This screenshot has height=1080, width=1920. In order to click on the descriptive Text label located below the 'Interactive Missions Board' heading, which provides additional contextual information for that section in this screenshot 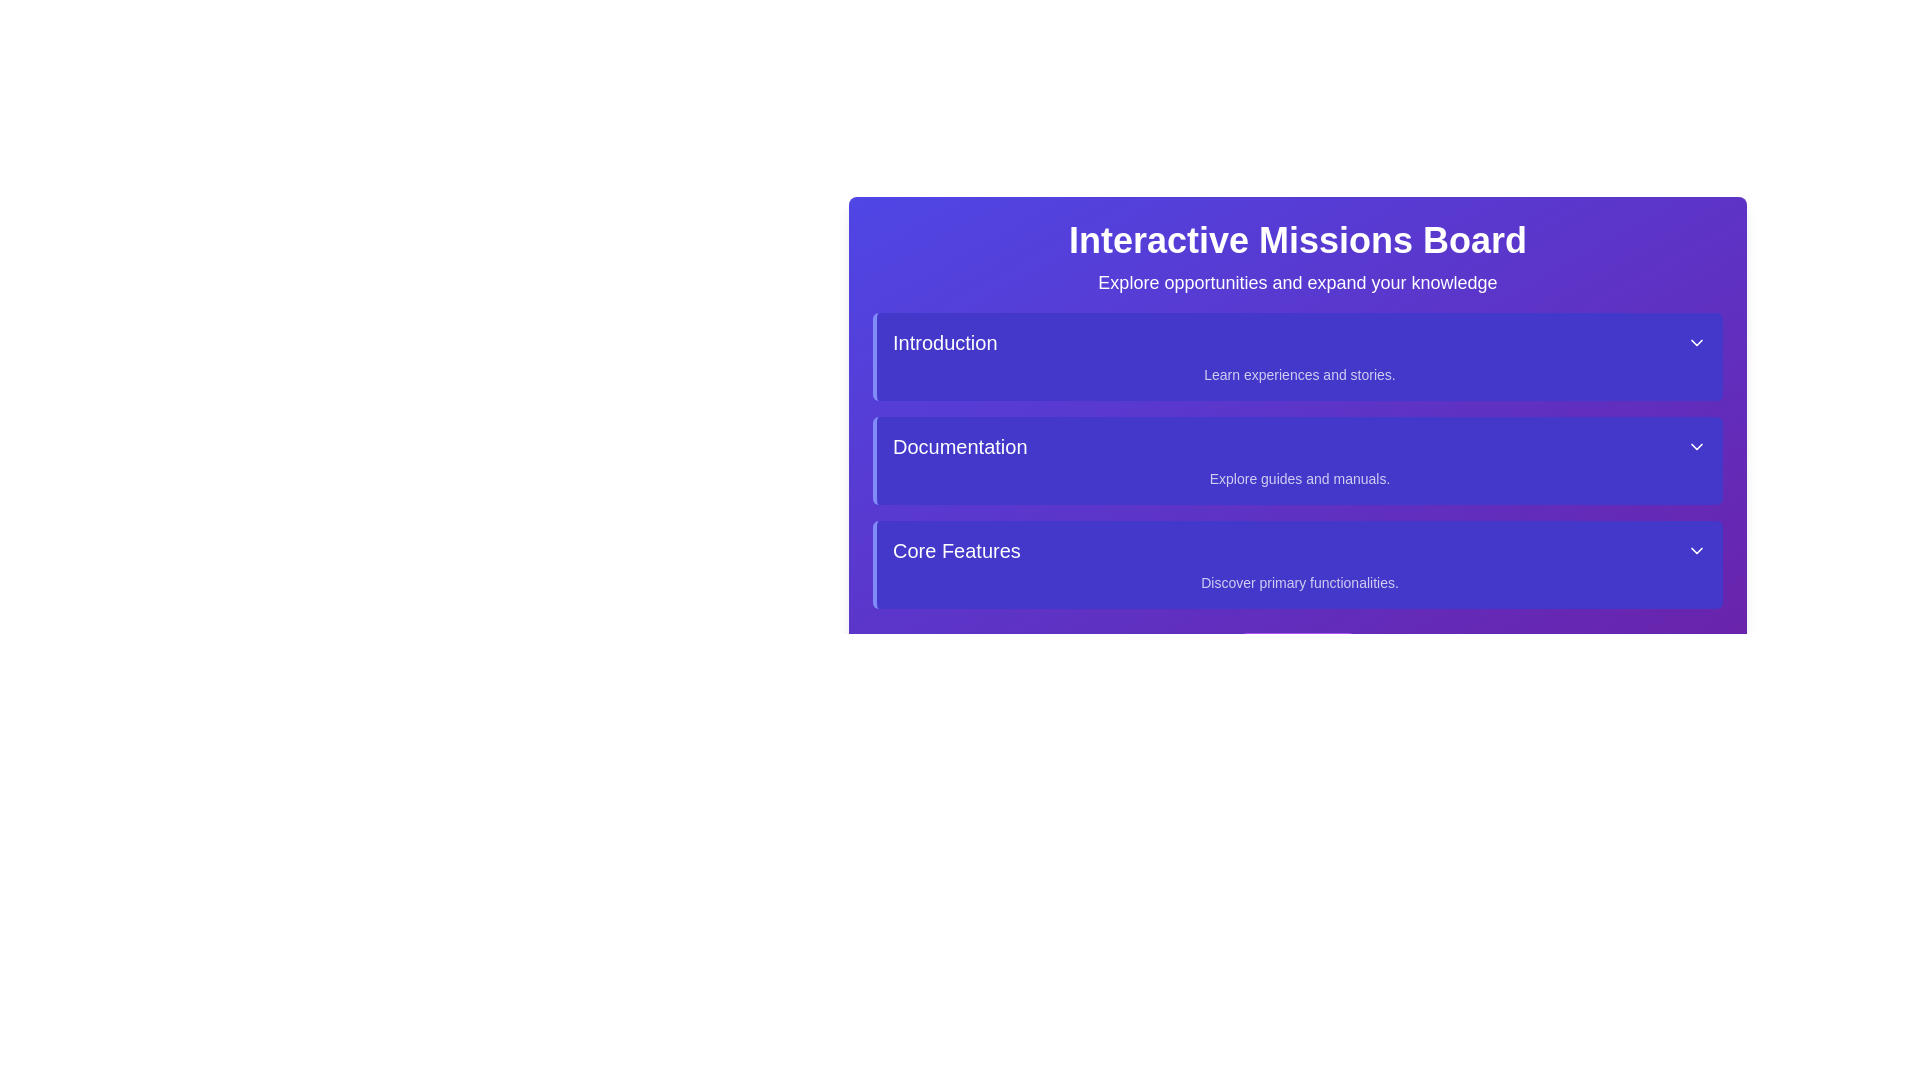, I will do `click(1297, 282)`.